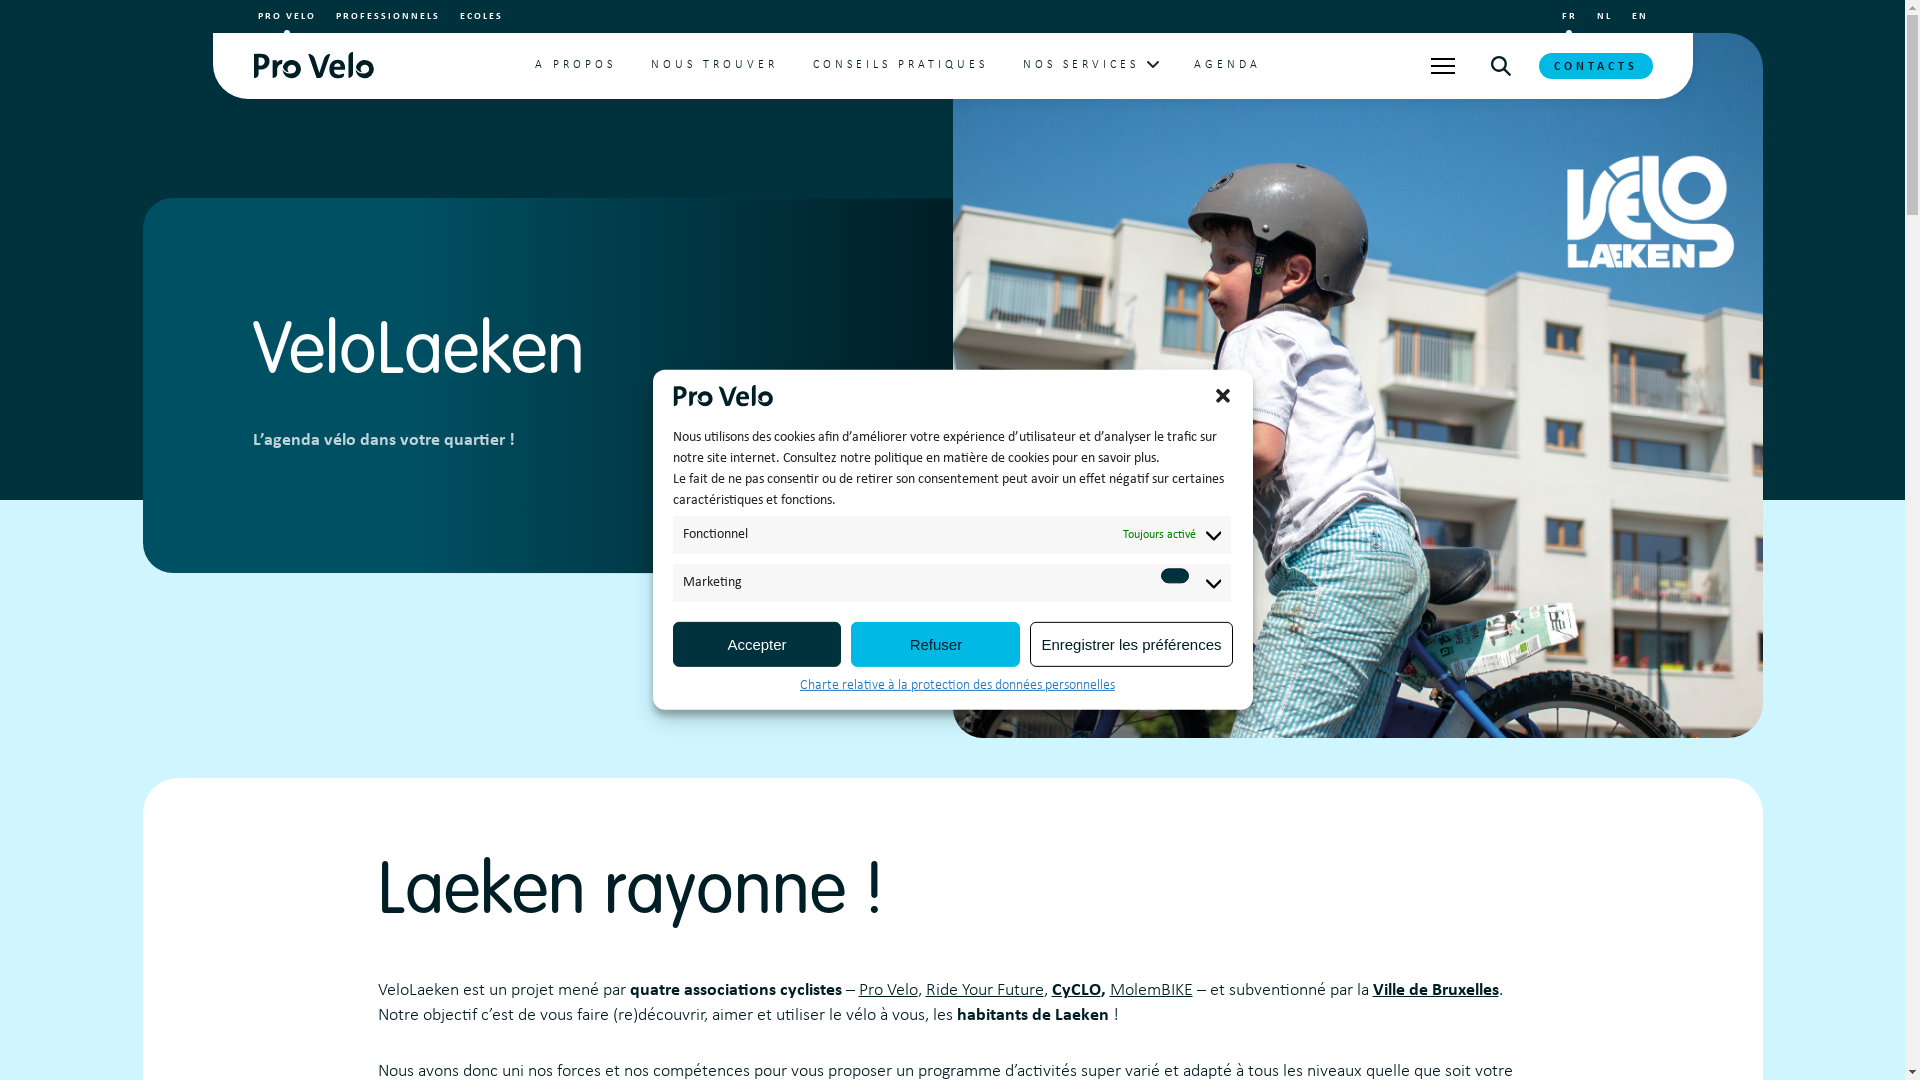 The width and height of the screenshot is (1920, 1080). Describe the element at coordinates (336, 16) in the screenshot. I see `'PROFESSIONNELS'` at that location.